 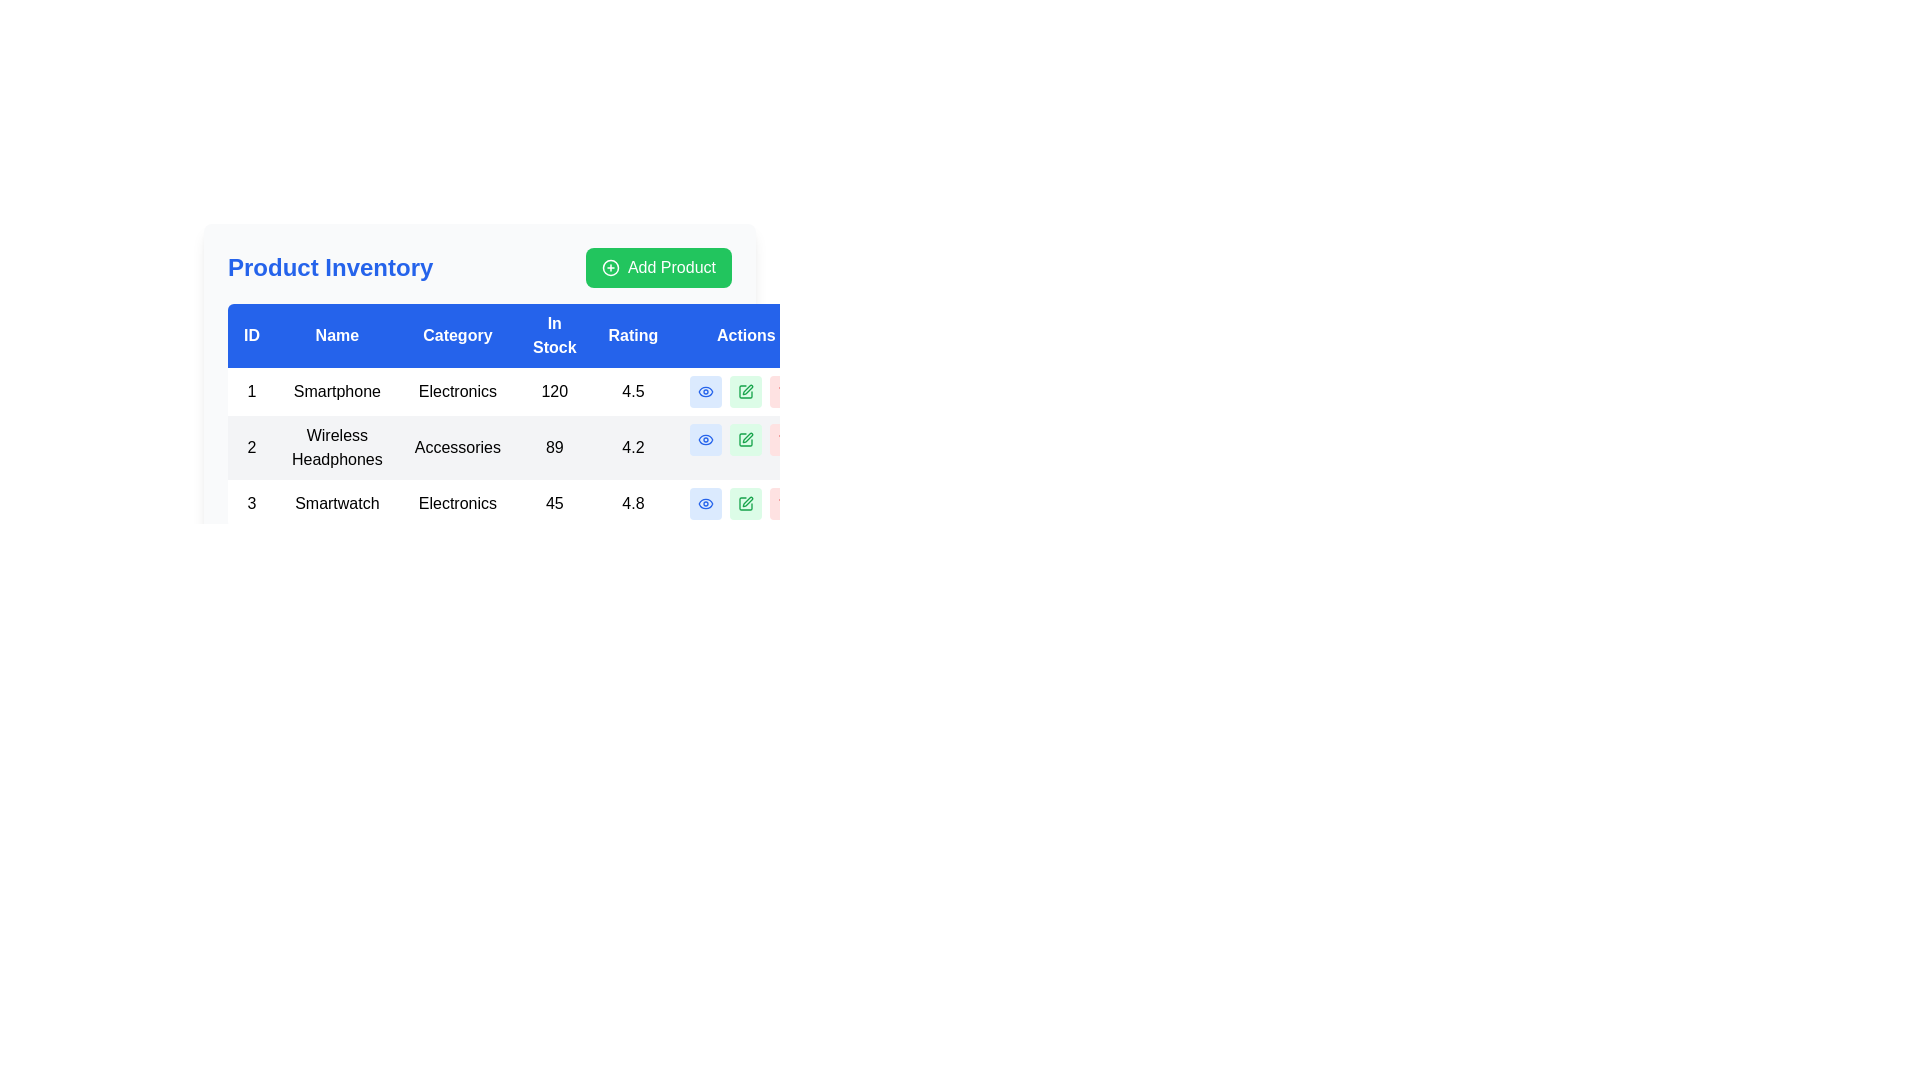 What do you see at coordinates (554, 503) in the screenshot?
I see `the 'Smartwatch' quantity text label in the 'In Stock' column of the third row of the 'Product Inventory' table` at bounding box center [554, 503].